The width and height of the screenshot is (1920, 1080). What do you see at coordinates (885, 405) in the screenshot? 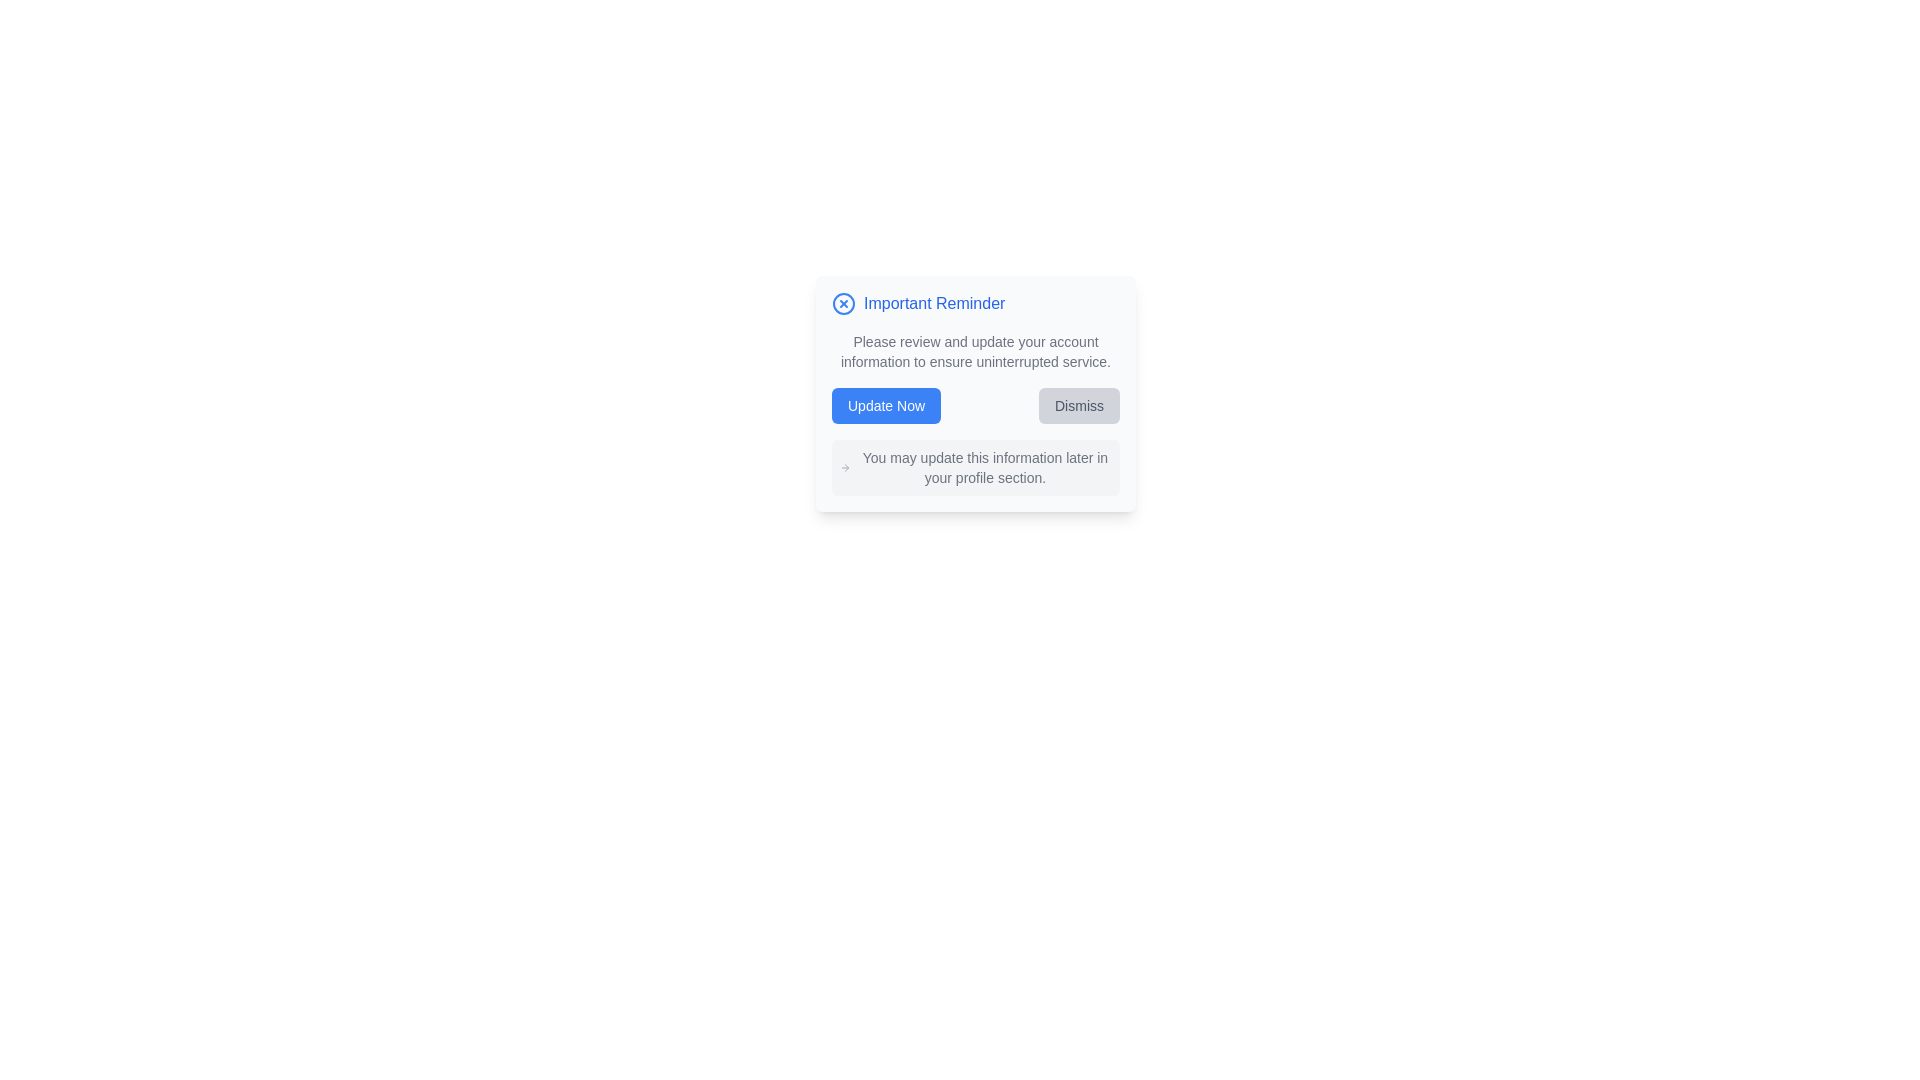
I see `the 'Update Now' button, which has a blue background and white text` at bounding box center [885, 405].